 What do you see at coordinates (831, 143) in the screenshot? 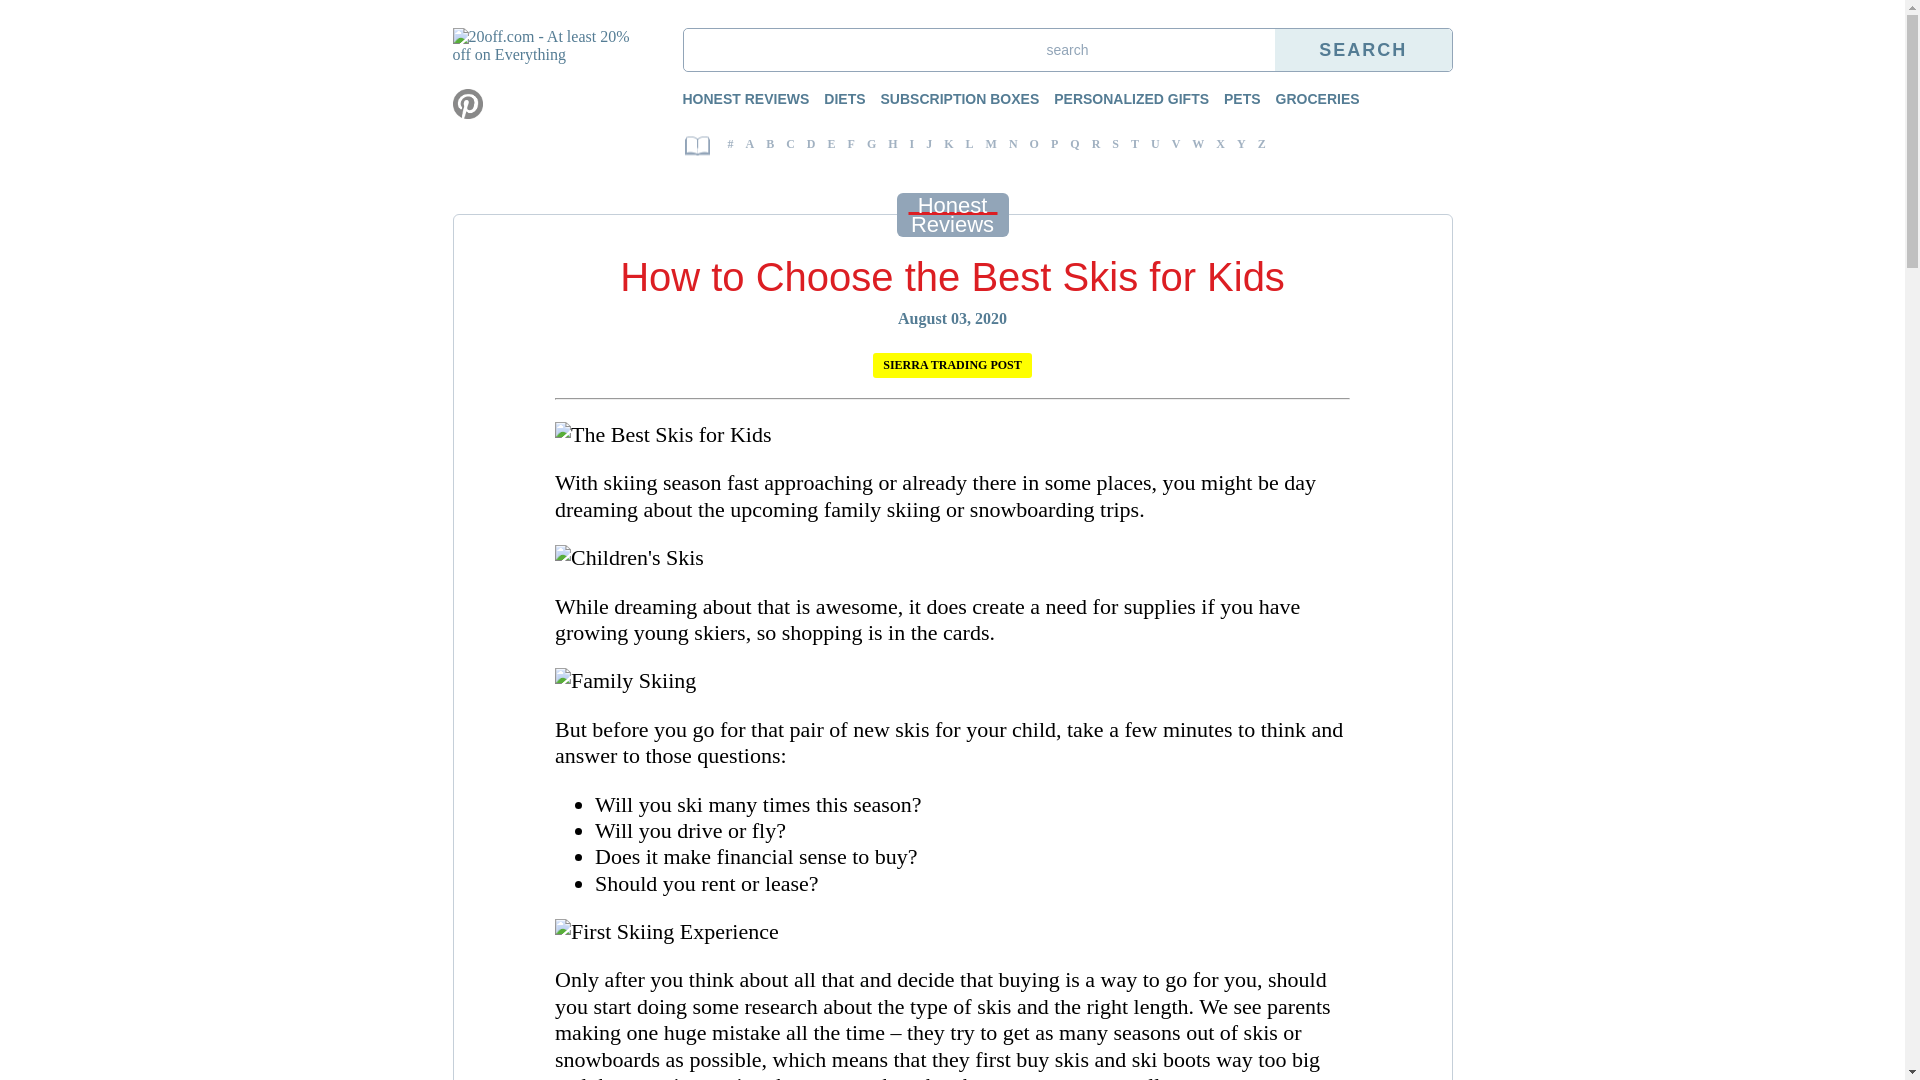
I see `'E'` at bounding box center [831, 143].